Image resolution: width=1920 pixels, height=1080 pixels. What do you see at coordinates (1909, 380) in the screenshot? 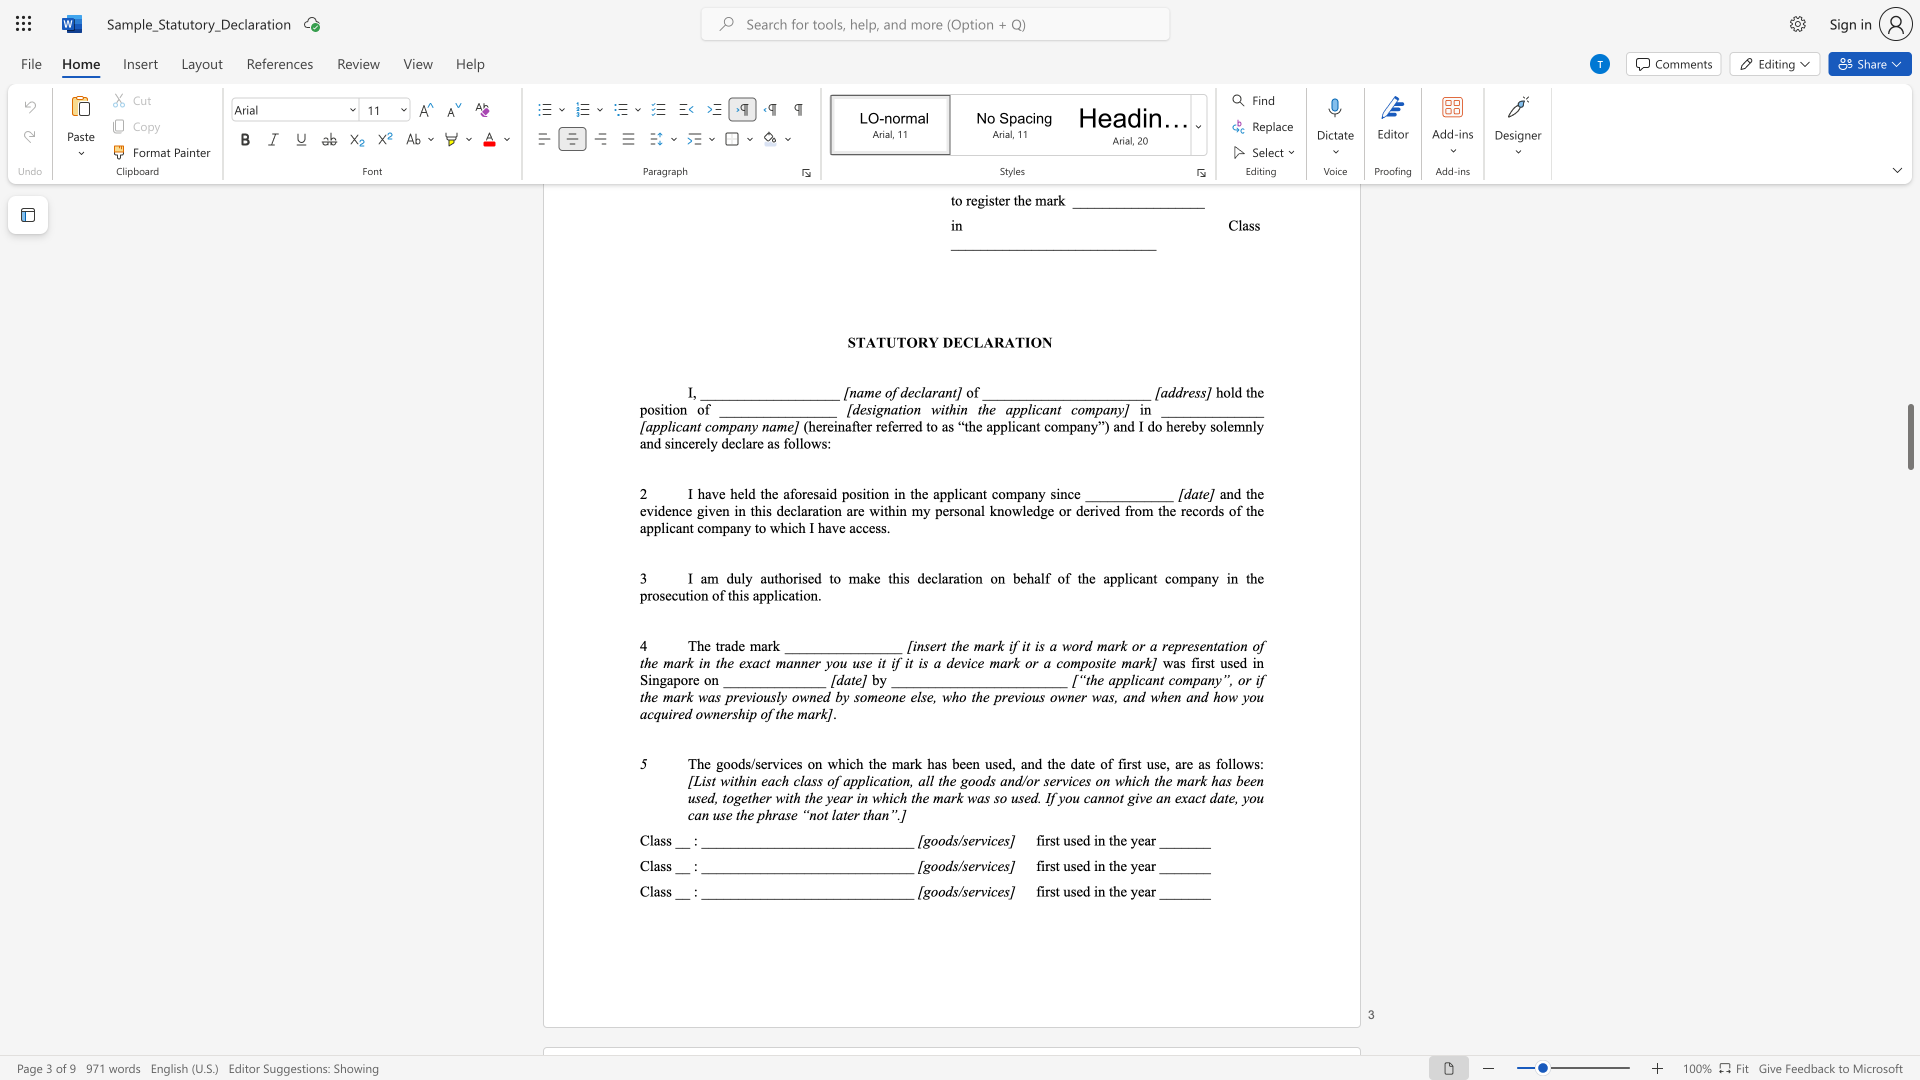
I see `the scrollbar to adjust the page upward` at bounding box center [1909, 380].